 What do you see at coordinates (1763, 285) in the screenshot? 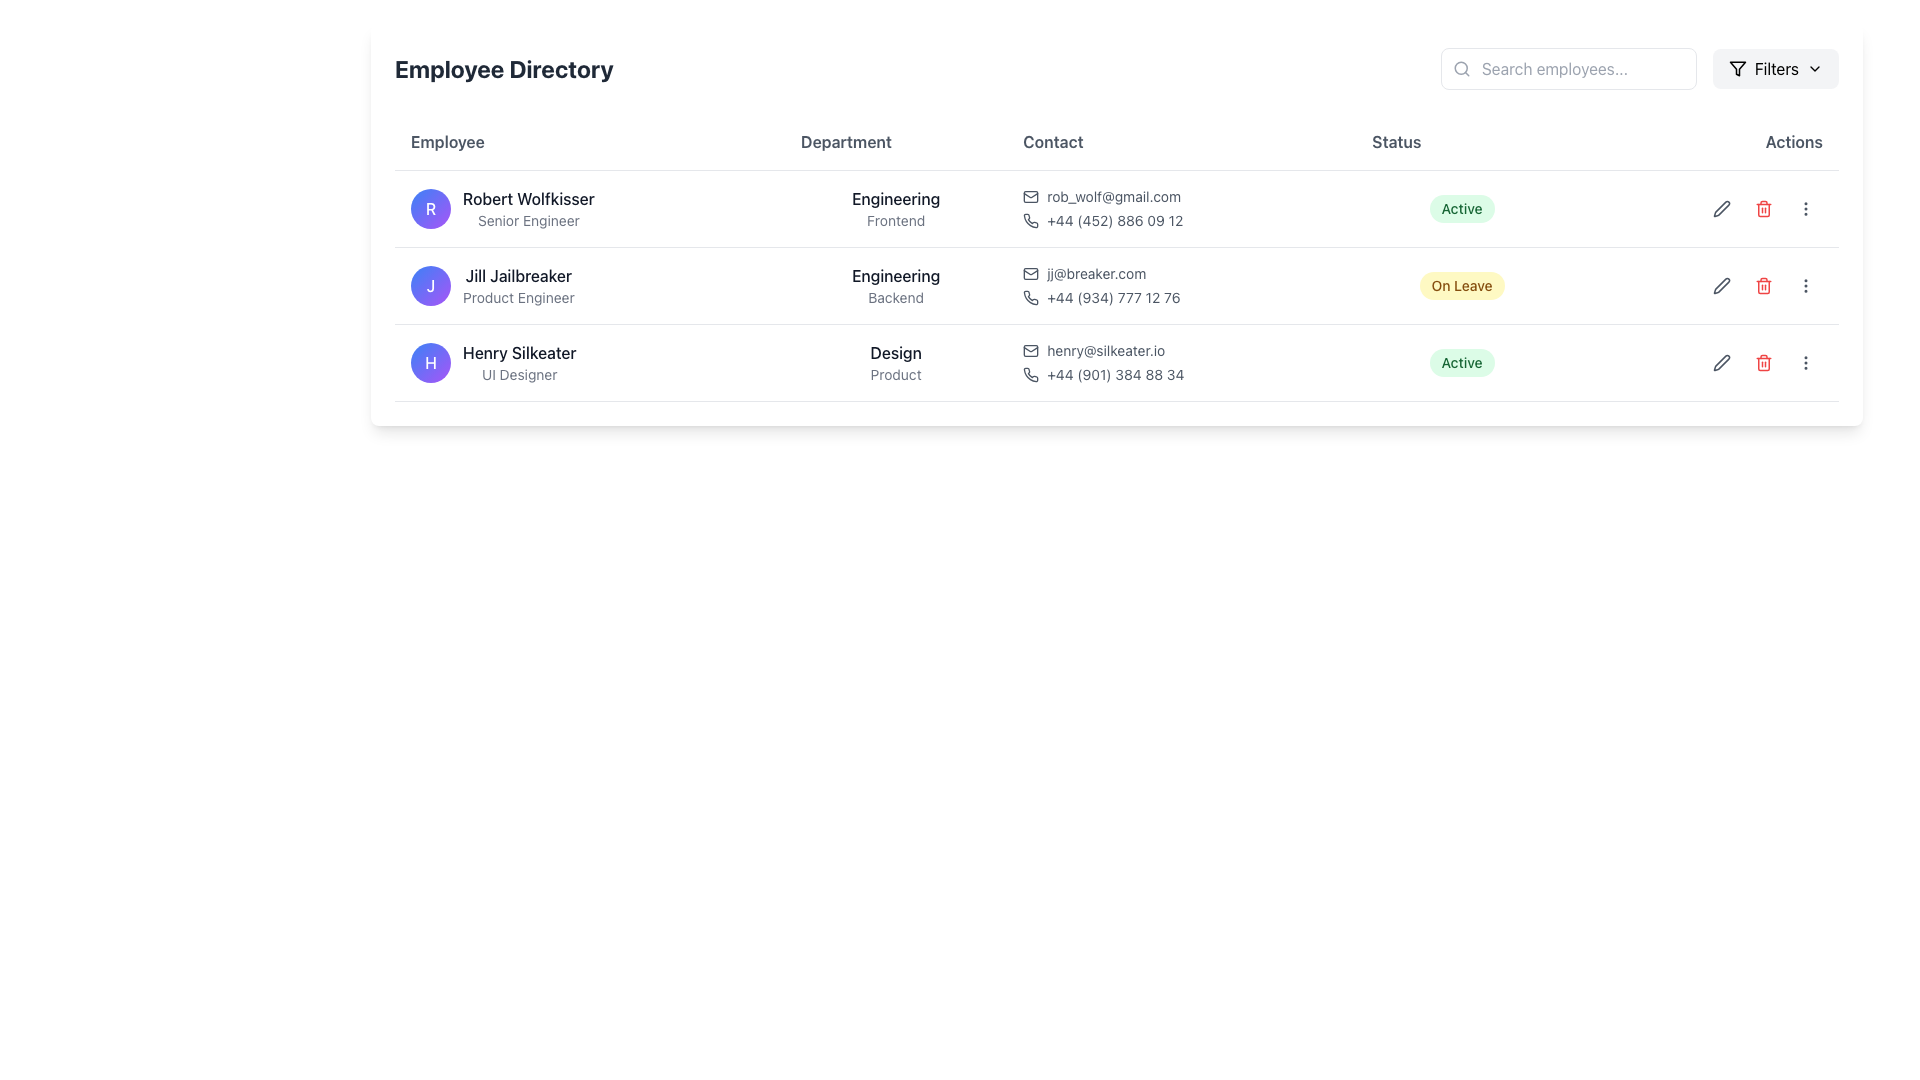
I see `the delete button located in the action column of the second row in the employee directory grid to observe the hover effect` at bounding box center [1763, 285].